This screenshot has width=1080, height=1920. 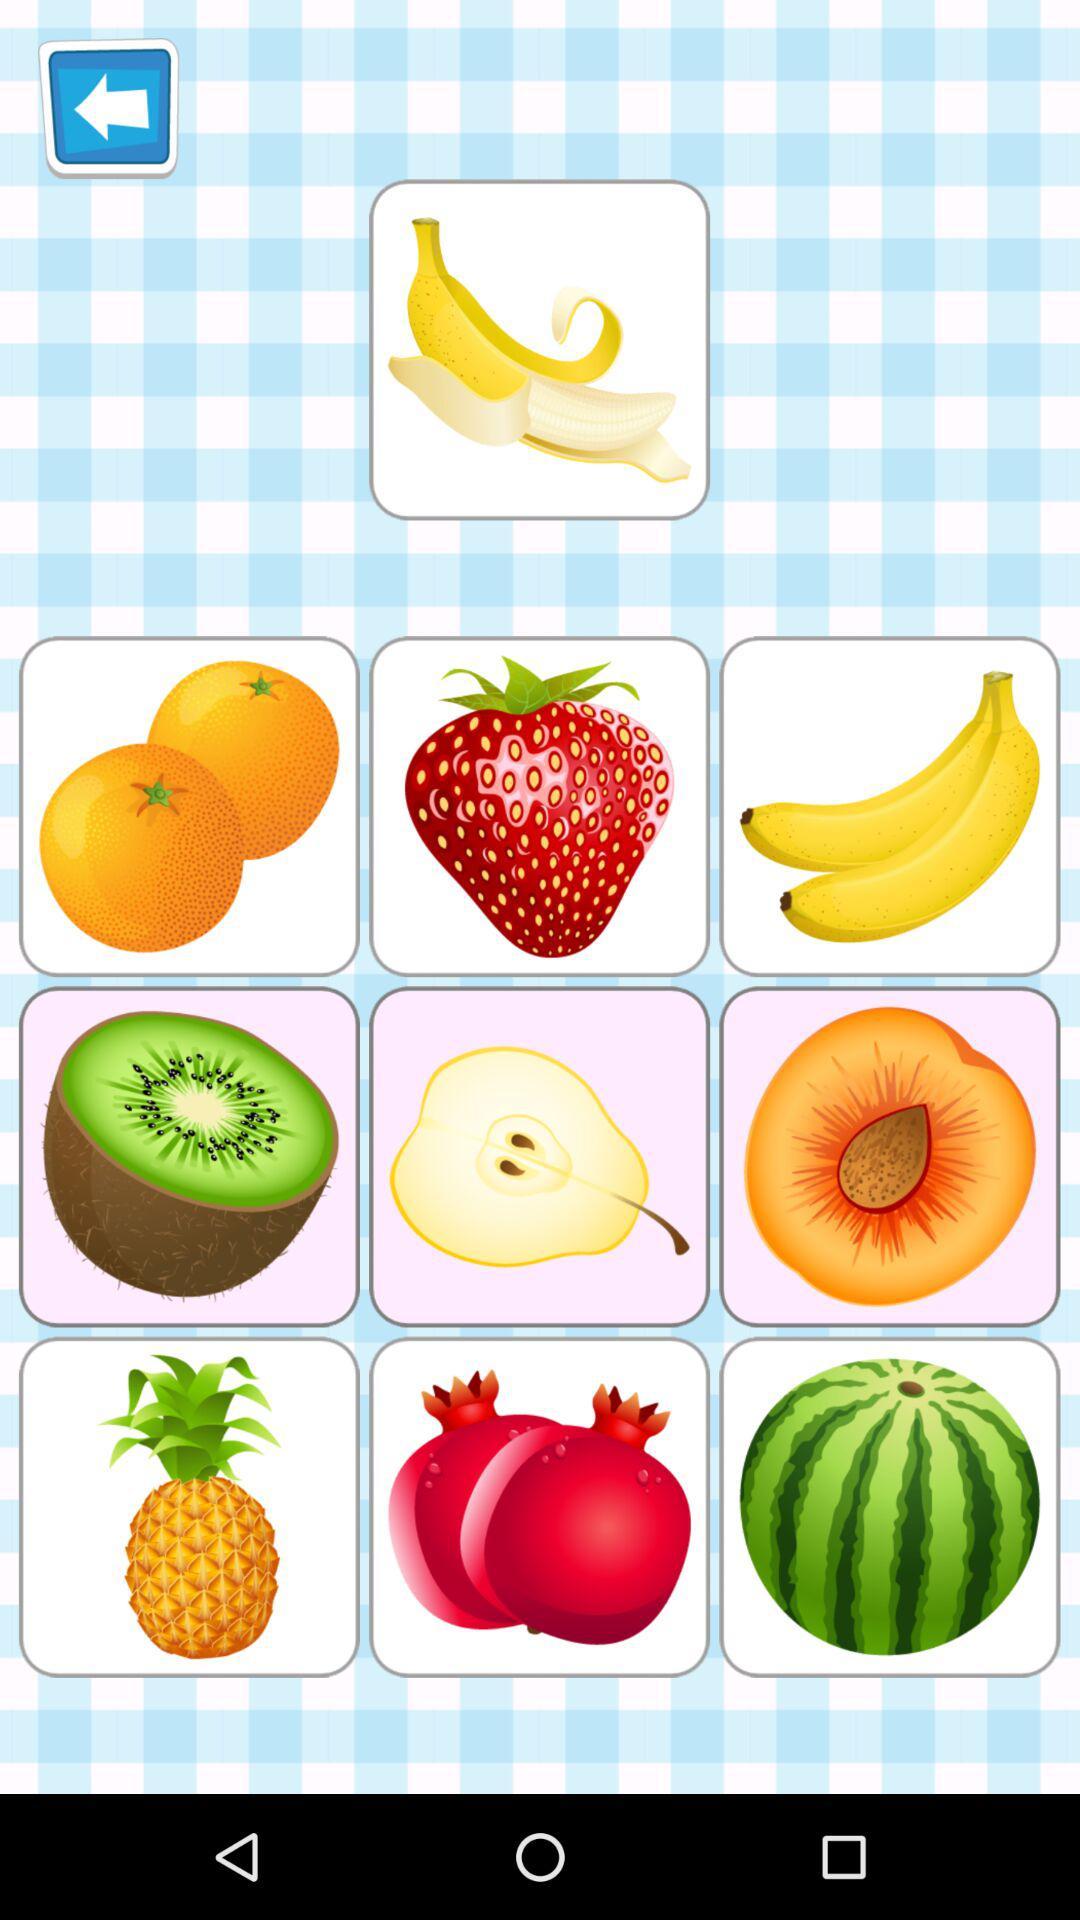 What do you see at coordinates (108, 115) in the screenshot?
I see `the arrow_backward icon` at bounding box center [108, 115].